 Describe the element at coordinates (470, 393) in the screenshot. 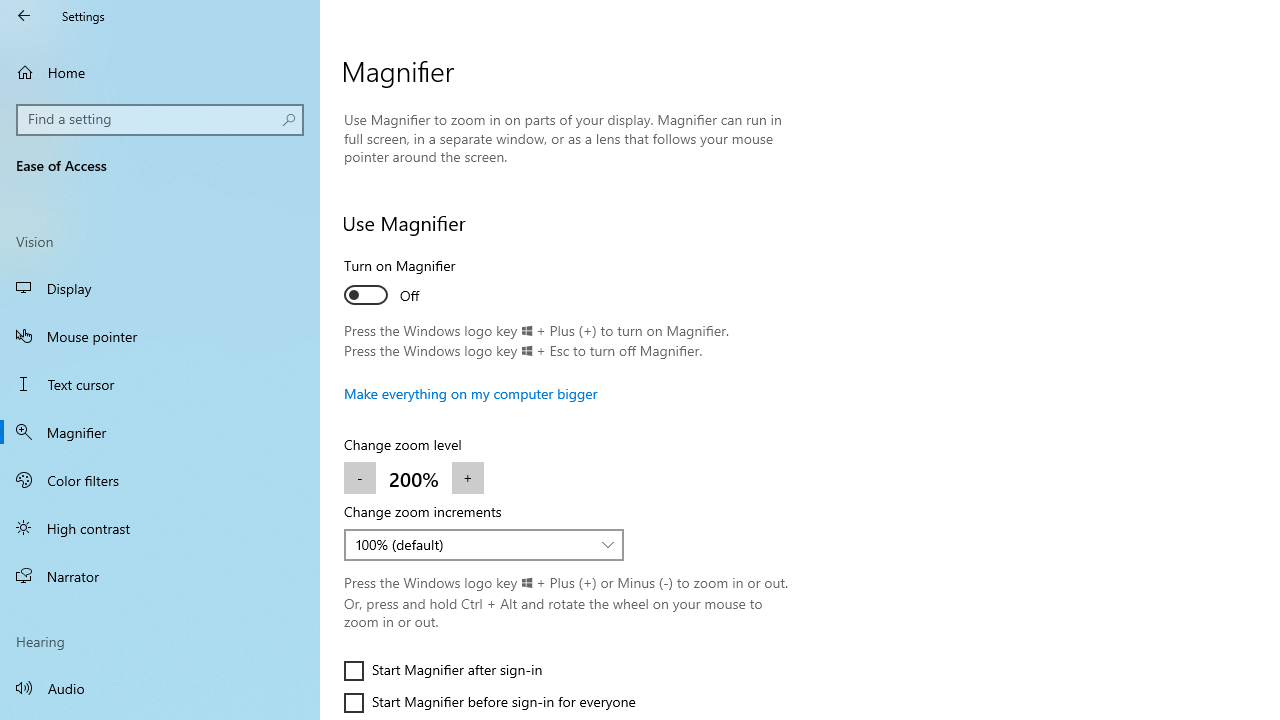

I see `'Make everything on my computer bigger'` at that location.